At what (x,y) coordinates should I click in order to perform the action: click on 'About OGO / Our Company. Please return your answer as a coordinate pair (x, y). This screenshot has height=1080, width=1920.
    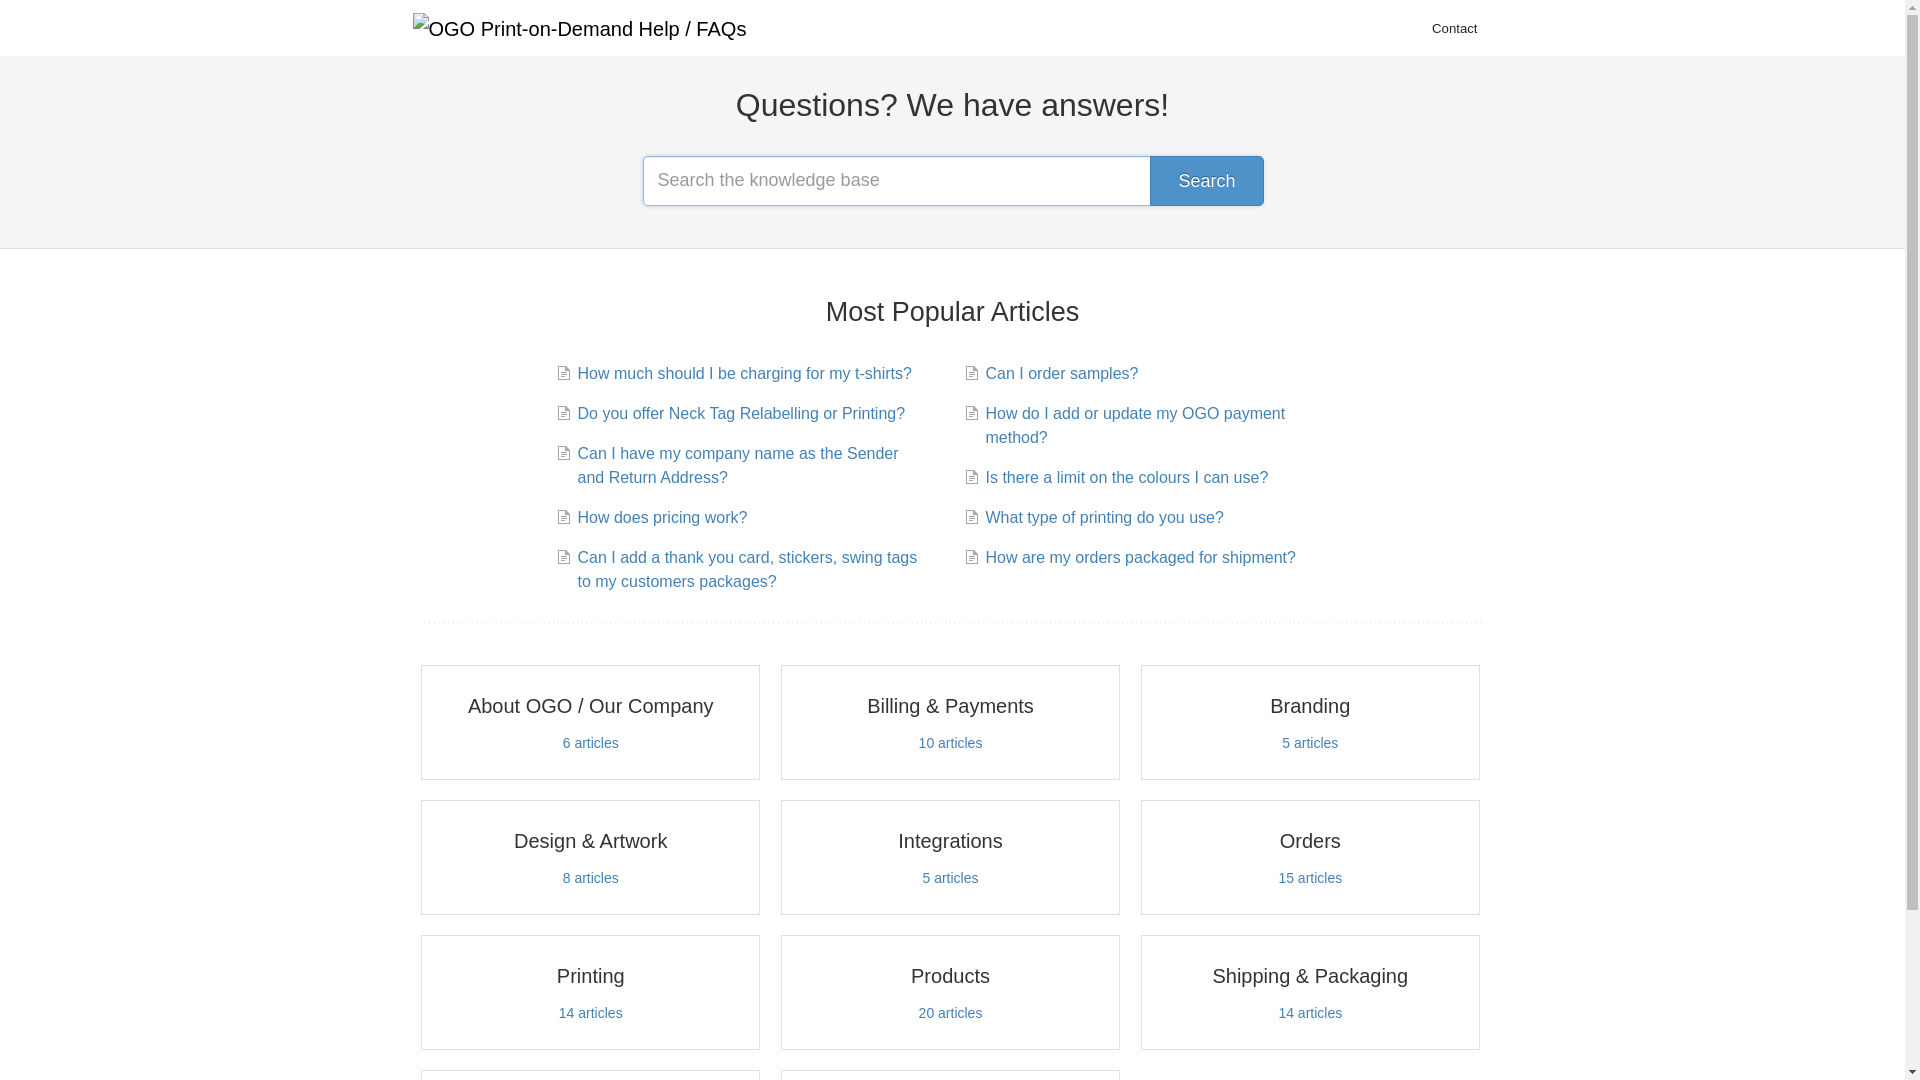
    Looking at the image, I should click on (420, 722).